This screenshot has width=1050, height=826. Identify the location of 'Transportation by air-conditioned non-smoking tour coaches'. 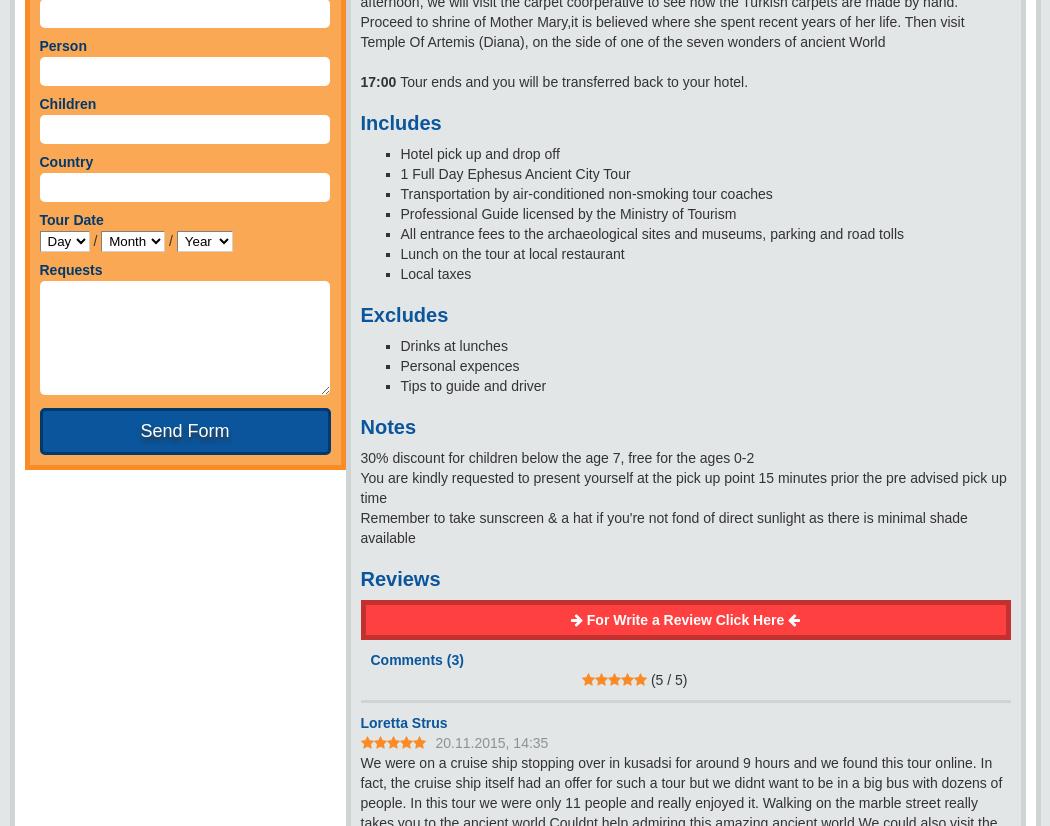
(585, 194).